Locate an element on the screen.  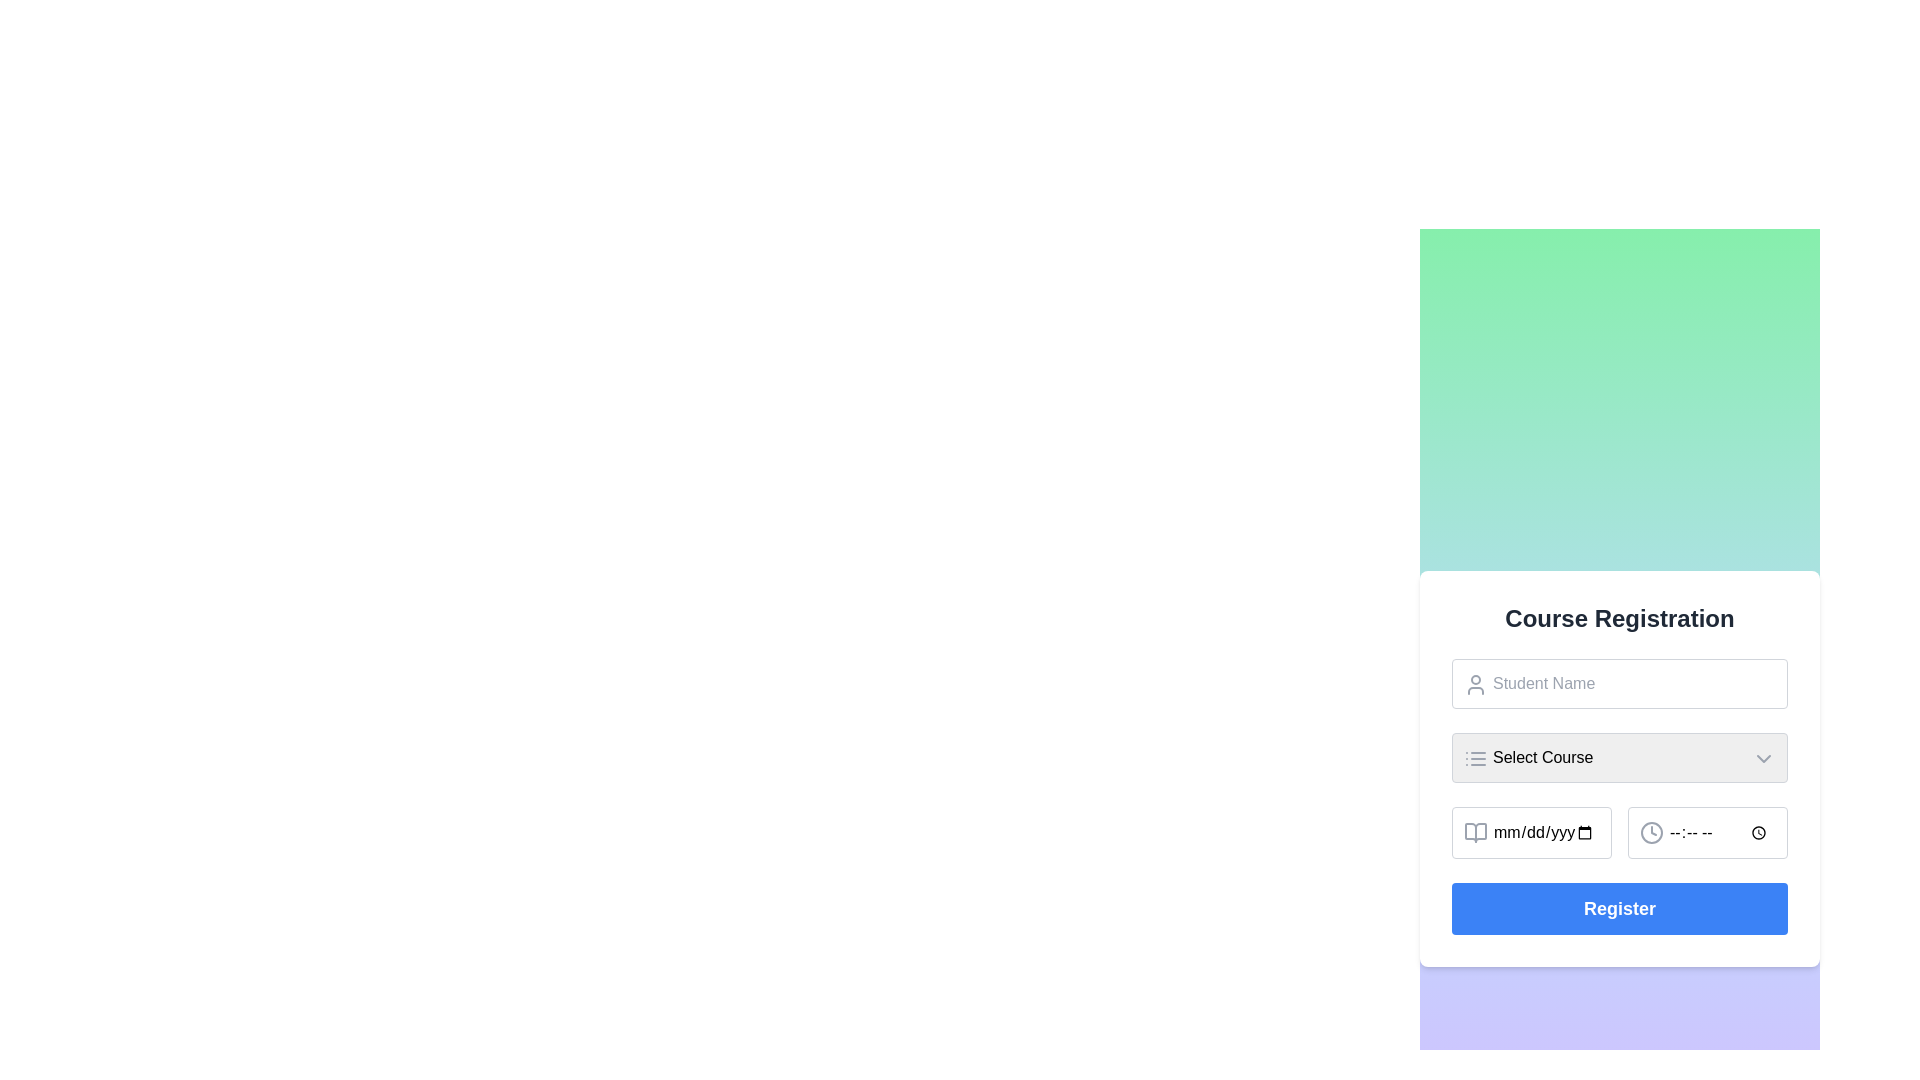
the time selection icon, which is located inside the time input field at the rightmost position of the bottom row of the form is located at coordinates (1651, 833).